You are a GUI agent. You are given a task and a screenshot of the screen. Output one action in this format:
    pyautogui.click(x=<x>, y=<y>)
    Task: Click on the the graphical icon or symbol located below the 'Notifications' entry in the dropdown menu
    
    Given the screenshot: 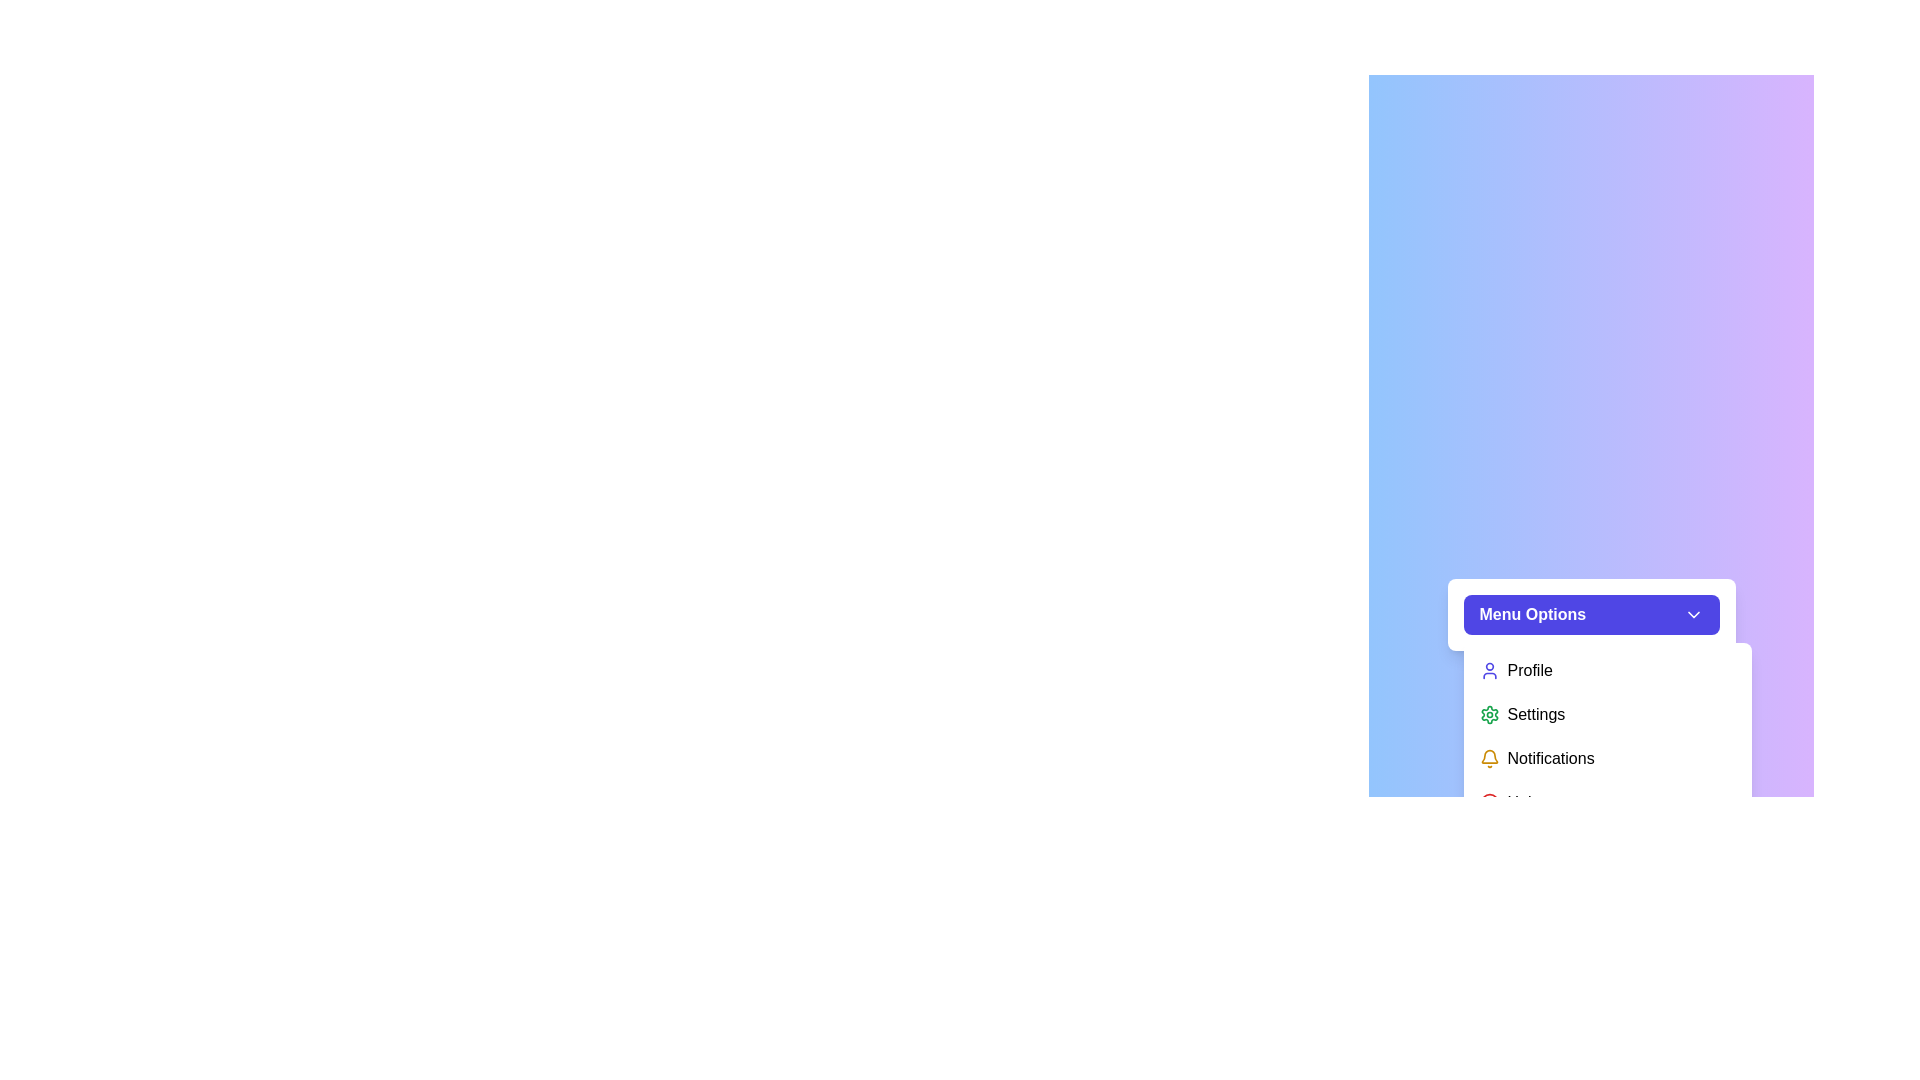 What is the action you would take?
    pyautogui.click(x=1489, y=801)
    